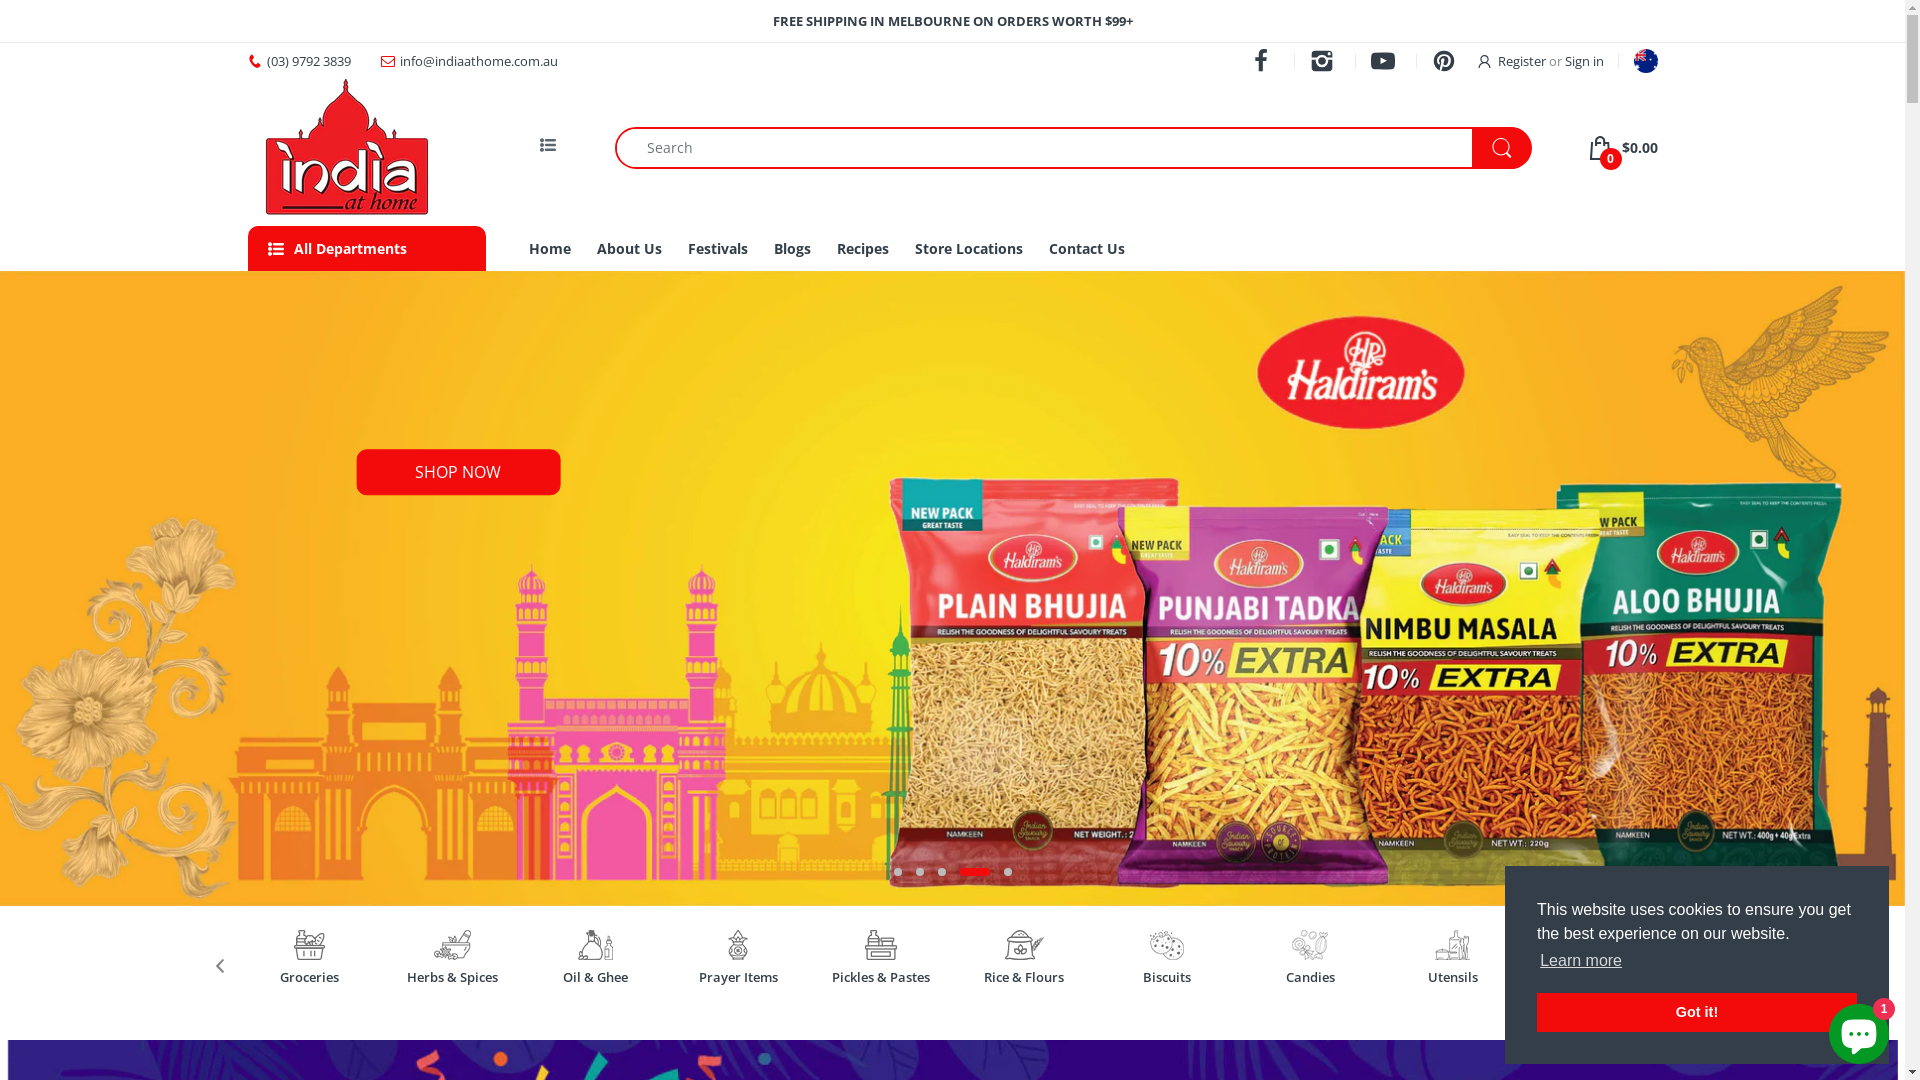 This screenshot has width=1920, height=1080. Describe the element at coordinates (718, 247) in the screenshot. I see `'Festivals'` at that location.